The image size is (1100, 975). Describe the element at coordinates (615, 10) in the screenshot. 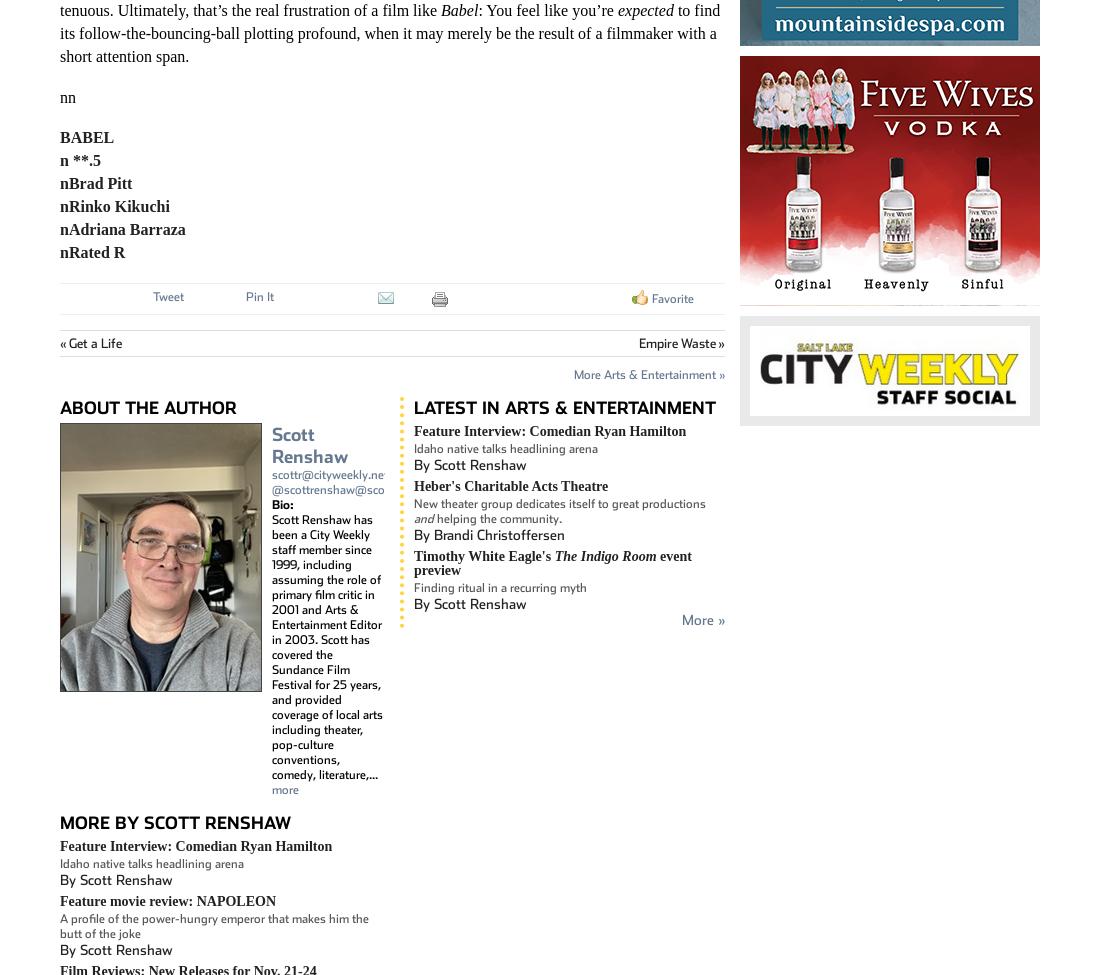

I see `'expected'` at that location.